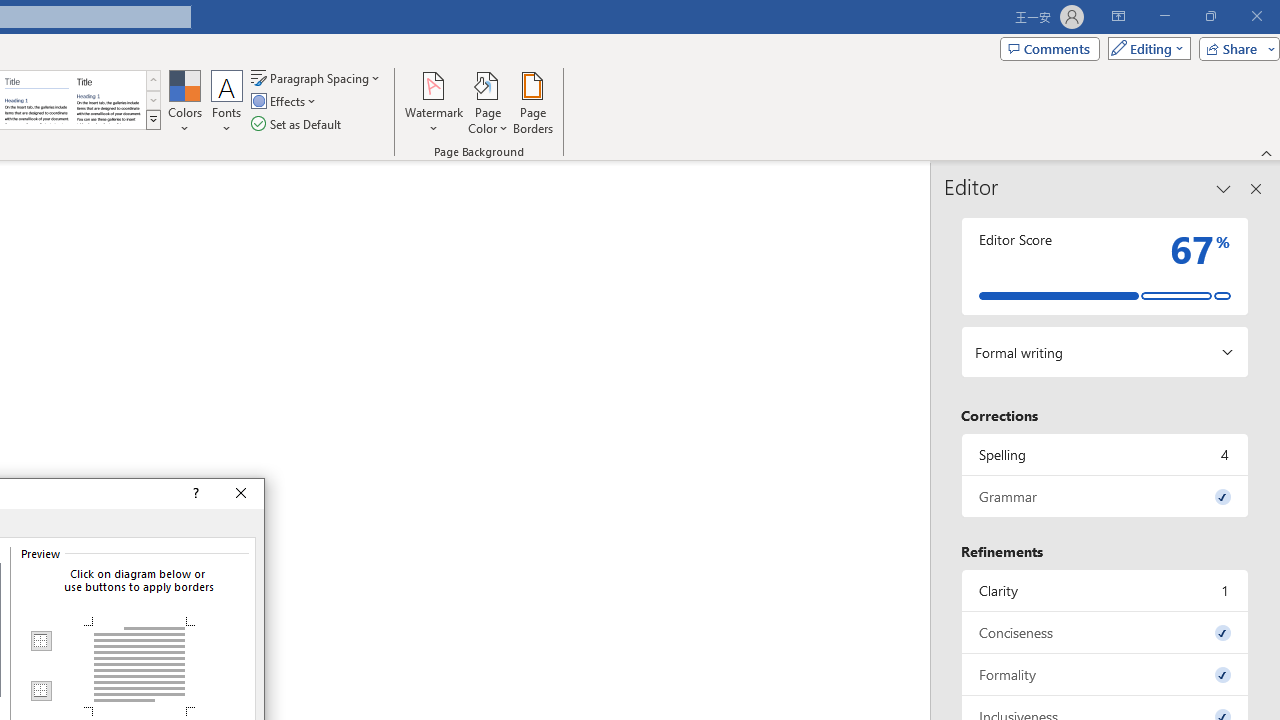  Describe the element at coordinates (1104, 632) in the screenshot. I see `'Conciseness, 0 issues. Press space or enter to review items.'` at that location.